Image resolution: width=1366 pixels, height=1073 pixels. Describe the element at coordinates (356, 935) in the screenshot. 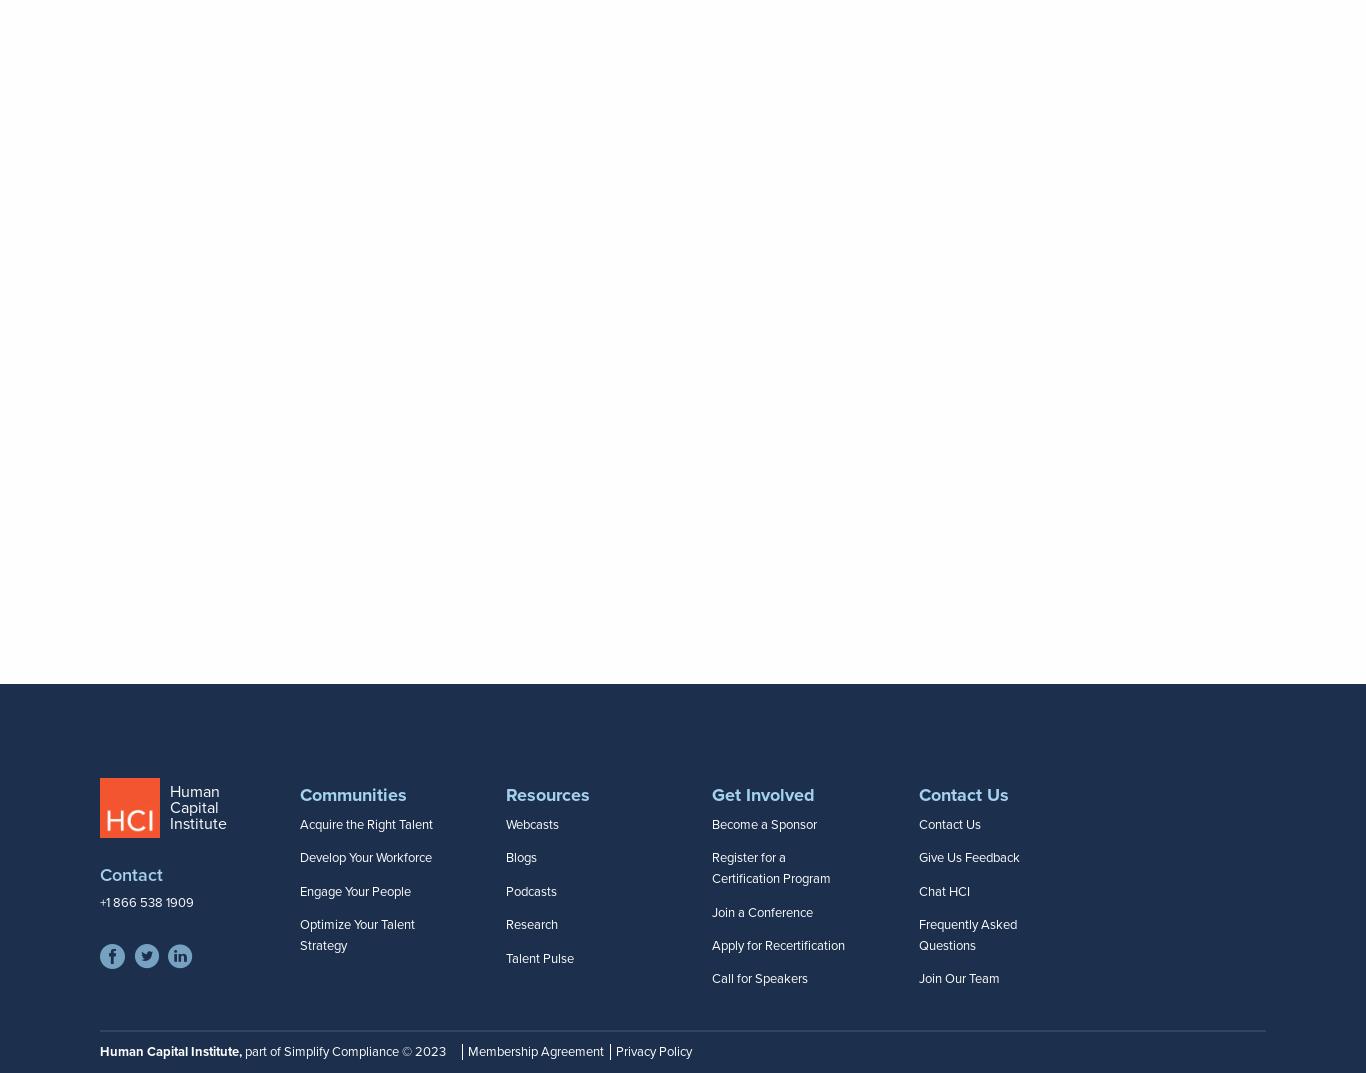

I see `'Optimize Your Talent Strategy'` at that location.